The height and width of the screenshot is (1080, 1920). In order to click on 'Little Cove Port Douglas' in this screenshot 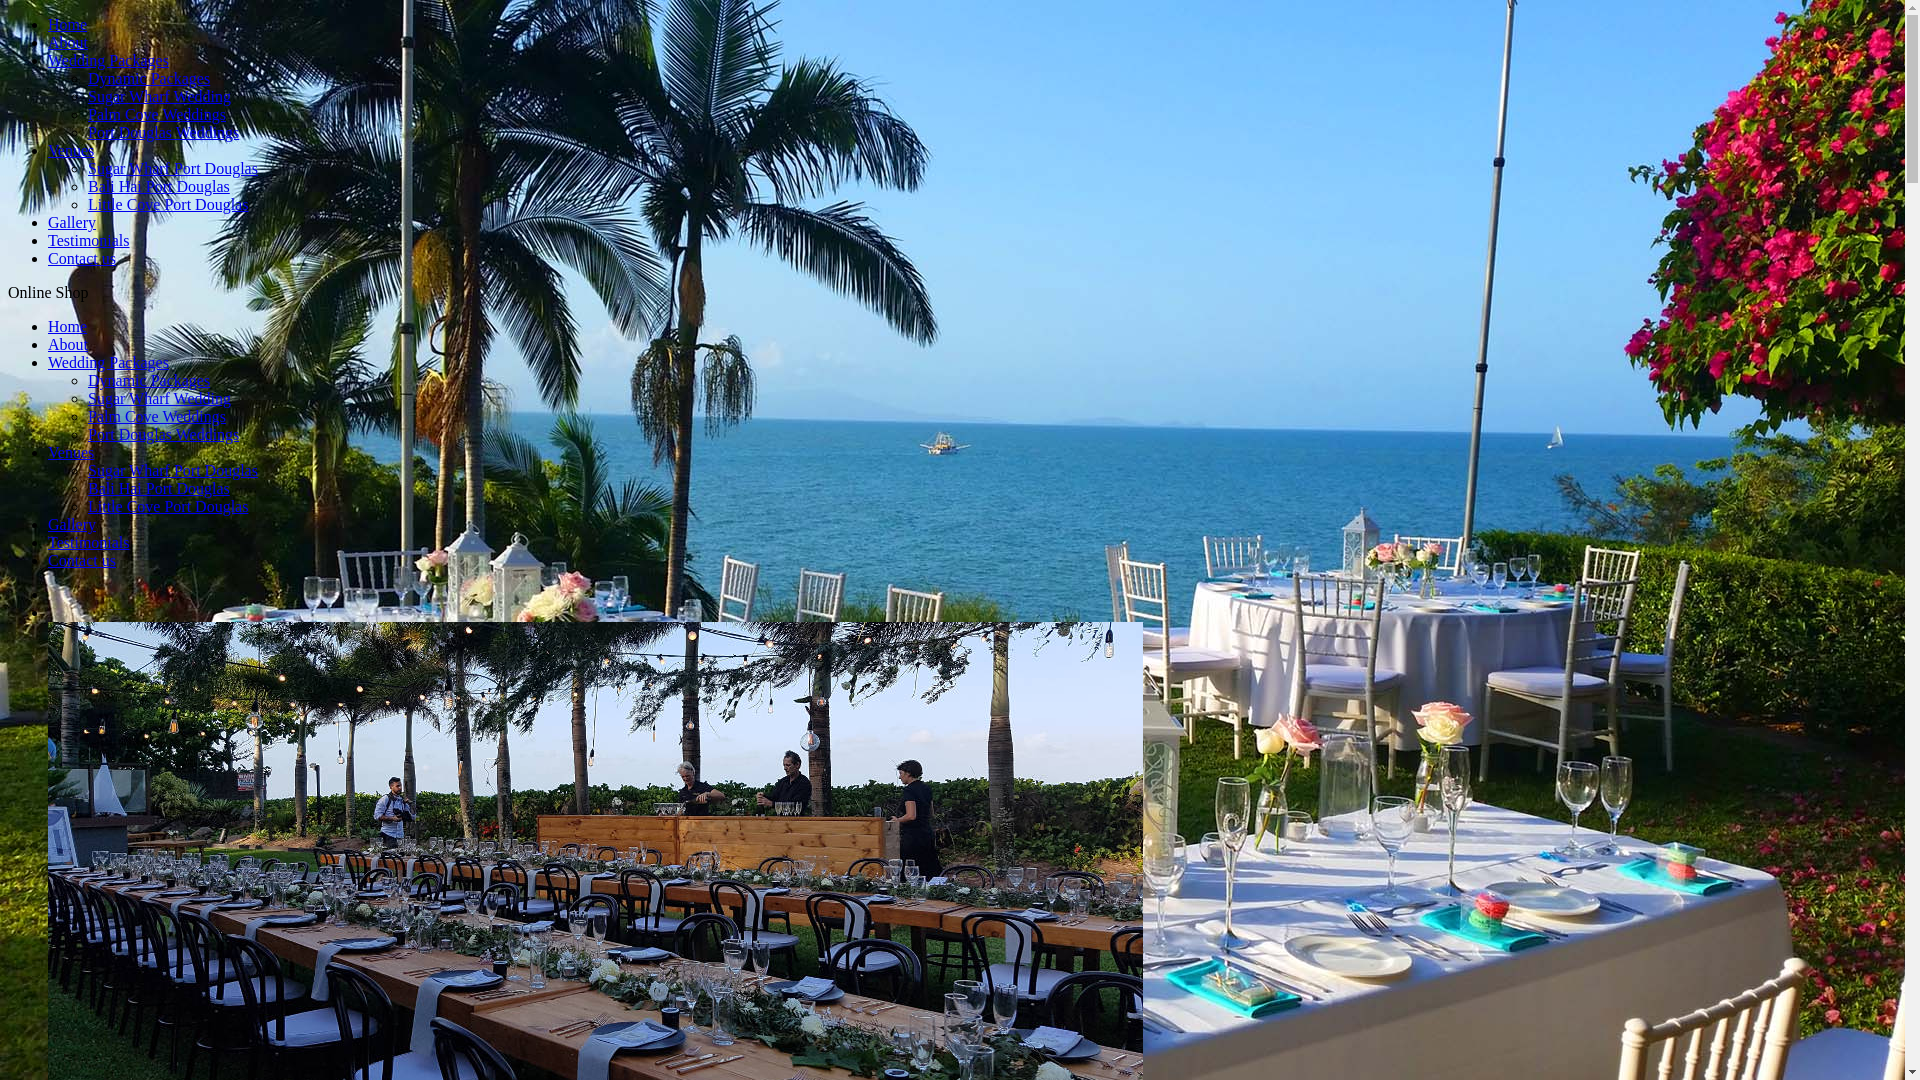, I will do `click(168, 204)`.